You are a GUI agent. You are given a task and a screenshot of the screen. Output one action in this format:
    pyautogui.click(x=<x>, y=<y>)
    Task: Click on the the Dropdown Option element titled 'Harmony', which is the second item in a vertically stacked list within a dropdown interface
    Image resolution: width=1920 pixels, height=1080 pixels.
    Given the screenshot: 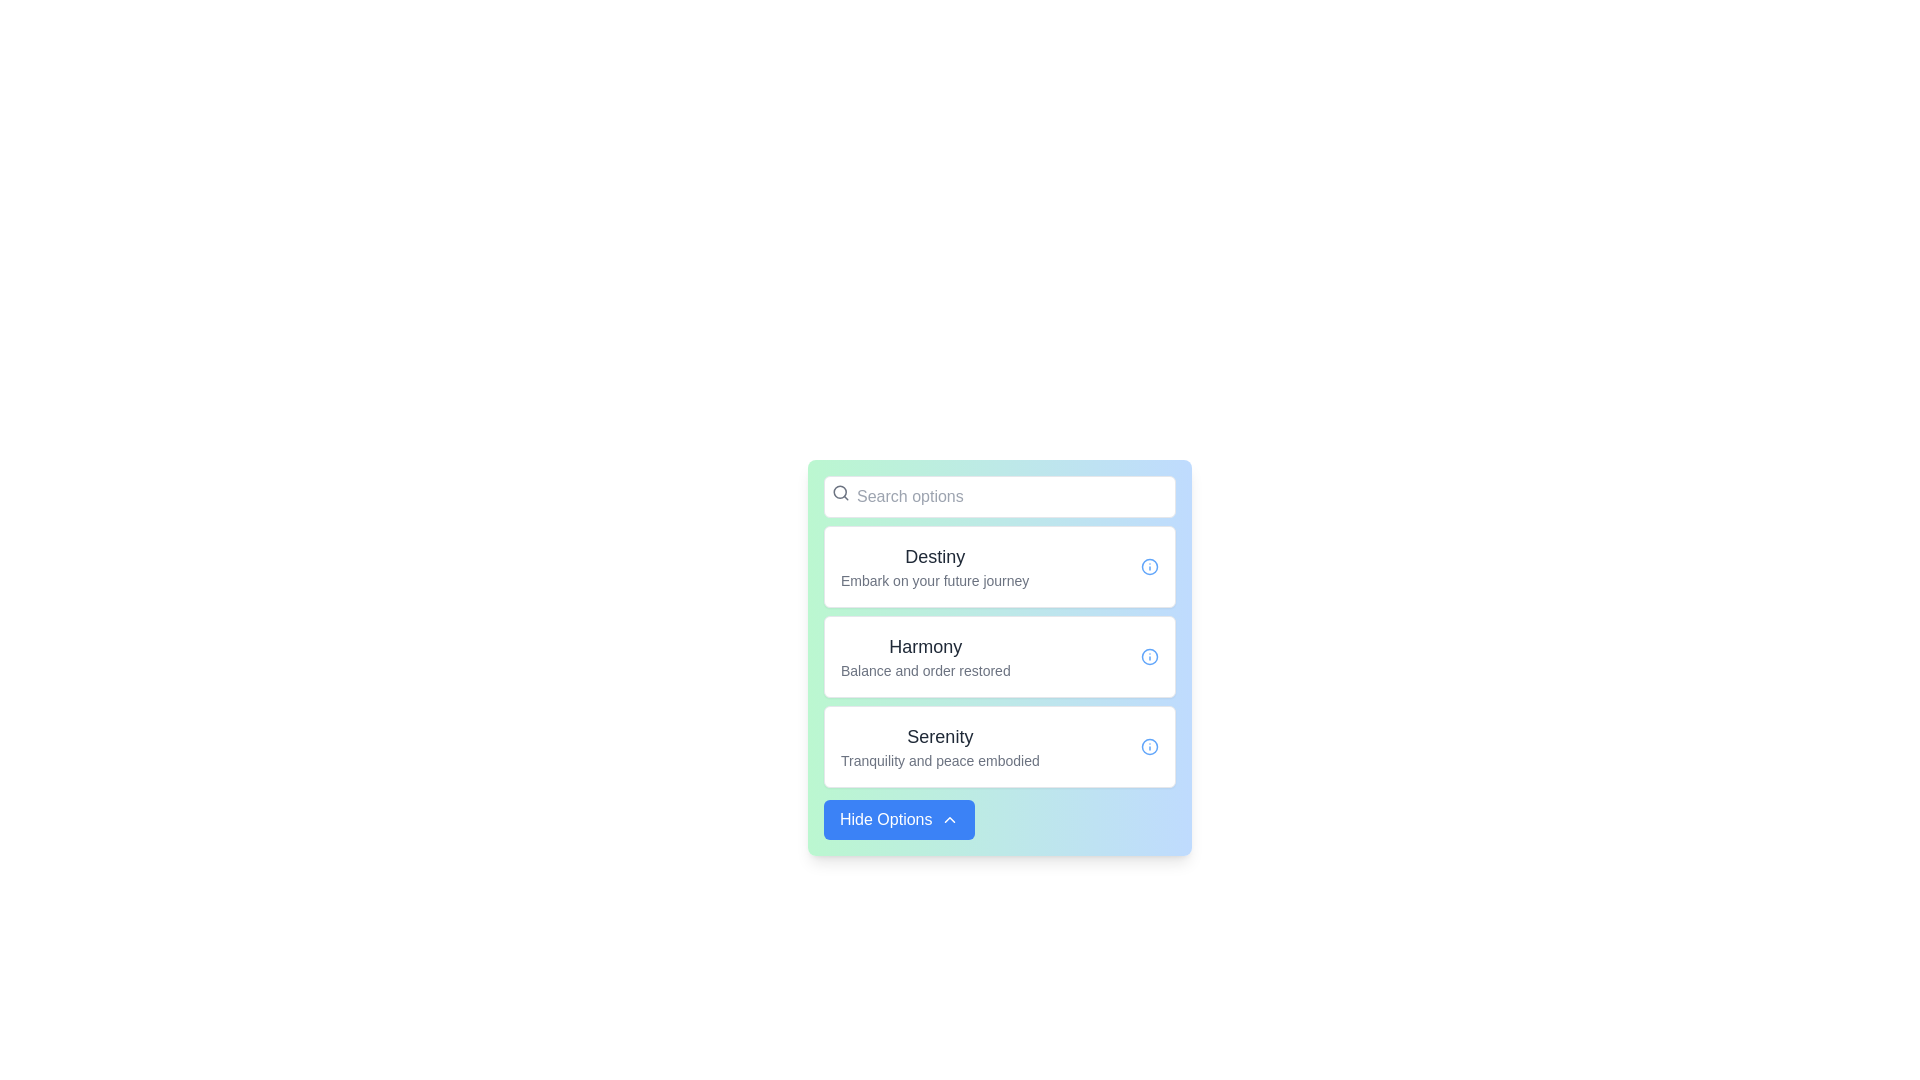 What is the action you would take?
    pyautogui.click(x=999, y=656)
    